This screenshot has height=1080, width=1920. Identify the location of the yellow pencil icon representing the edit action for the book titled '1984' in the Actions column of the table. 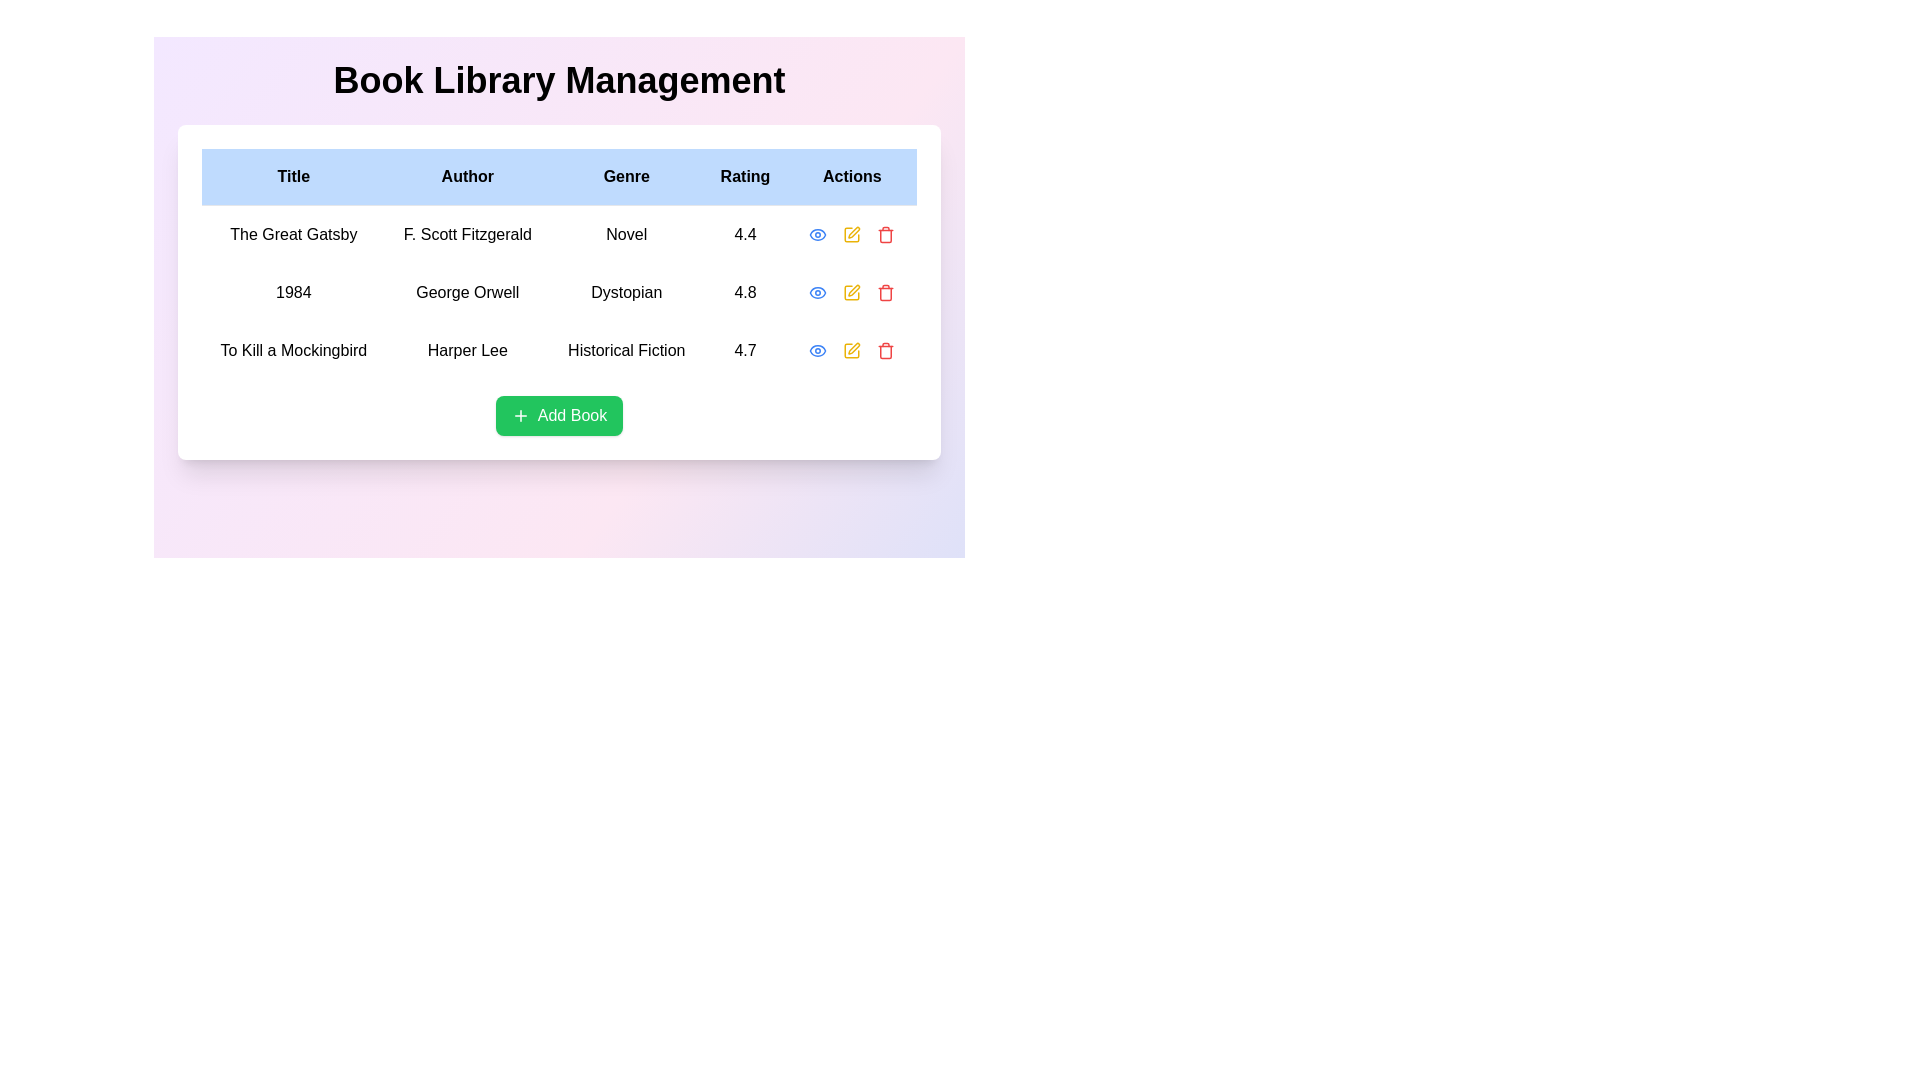
(852, 293).